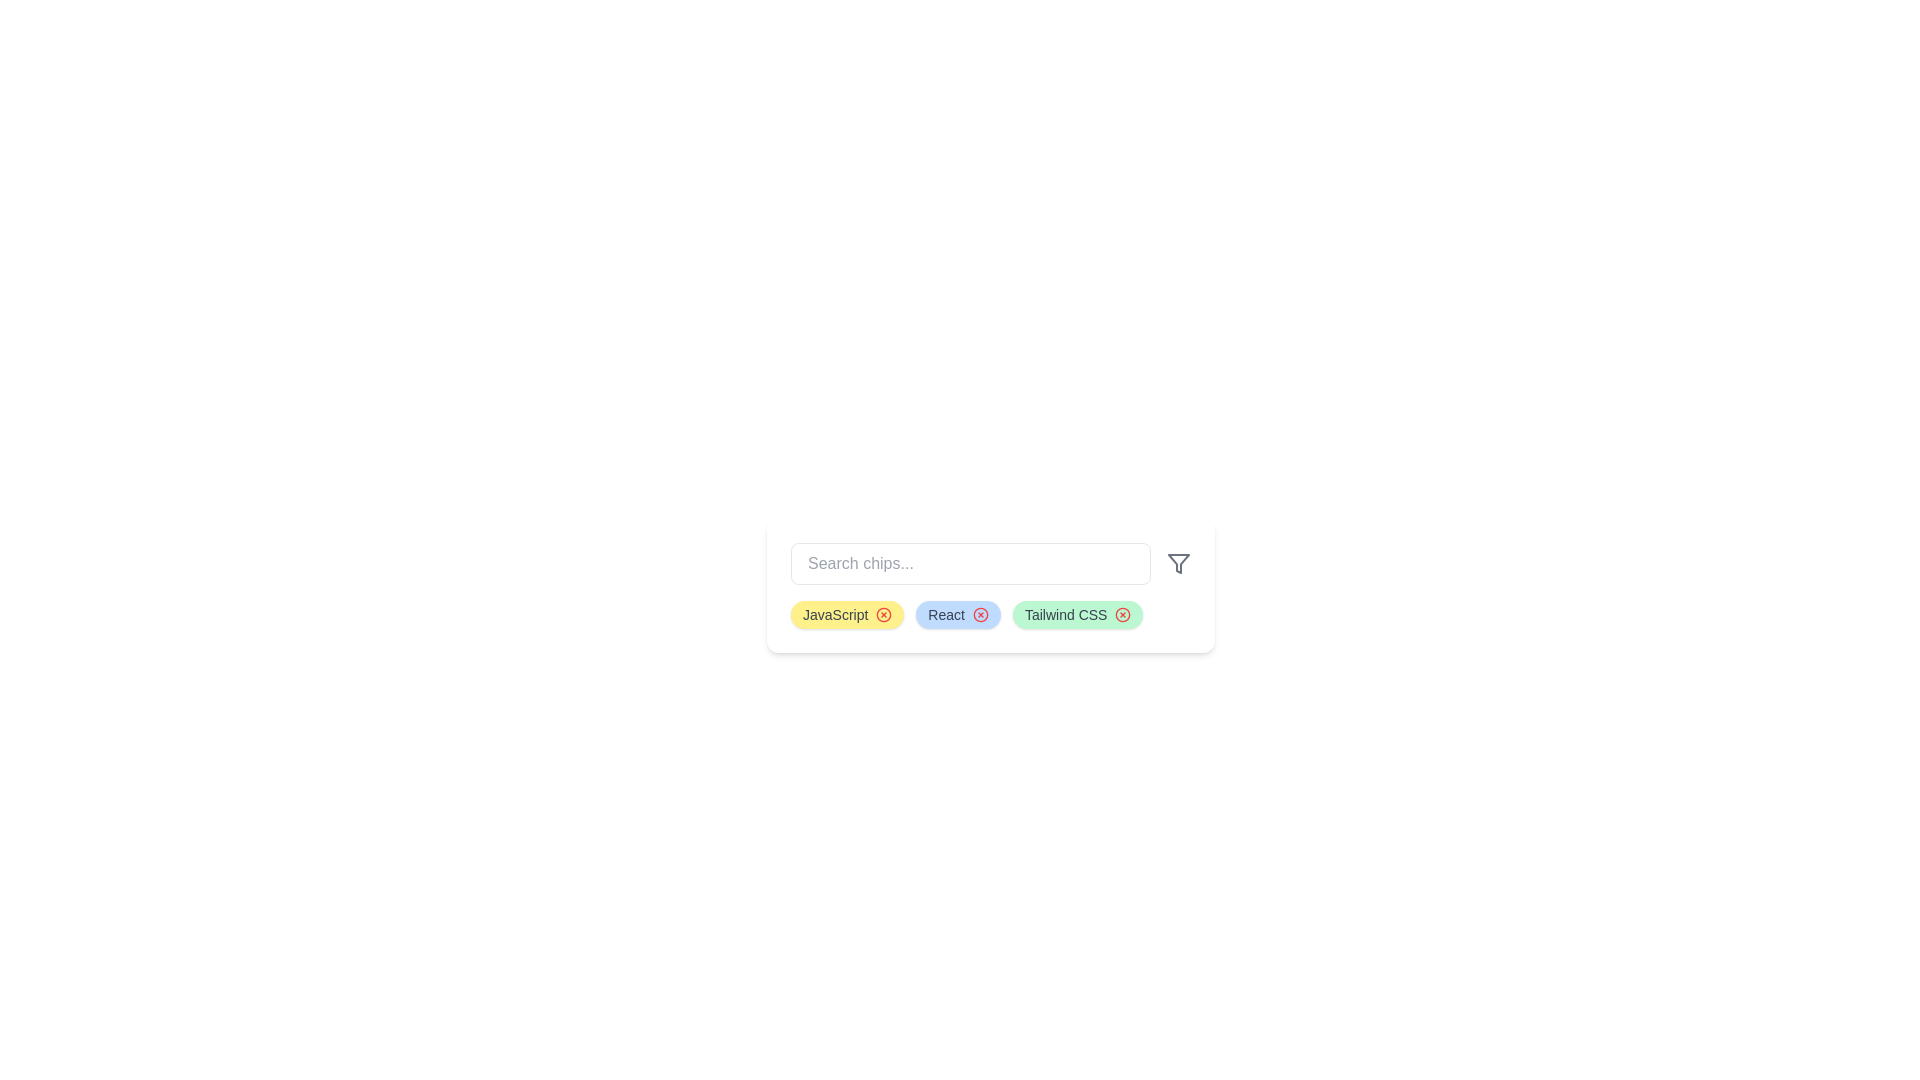  Describe the element at coordinates (1179, 563) in the screenshot. I see `the filter icon to trigger its functionality` at that location.